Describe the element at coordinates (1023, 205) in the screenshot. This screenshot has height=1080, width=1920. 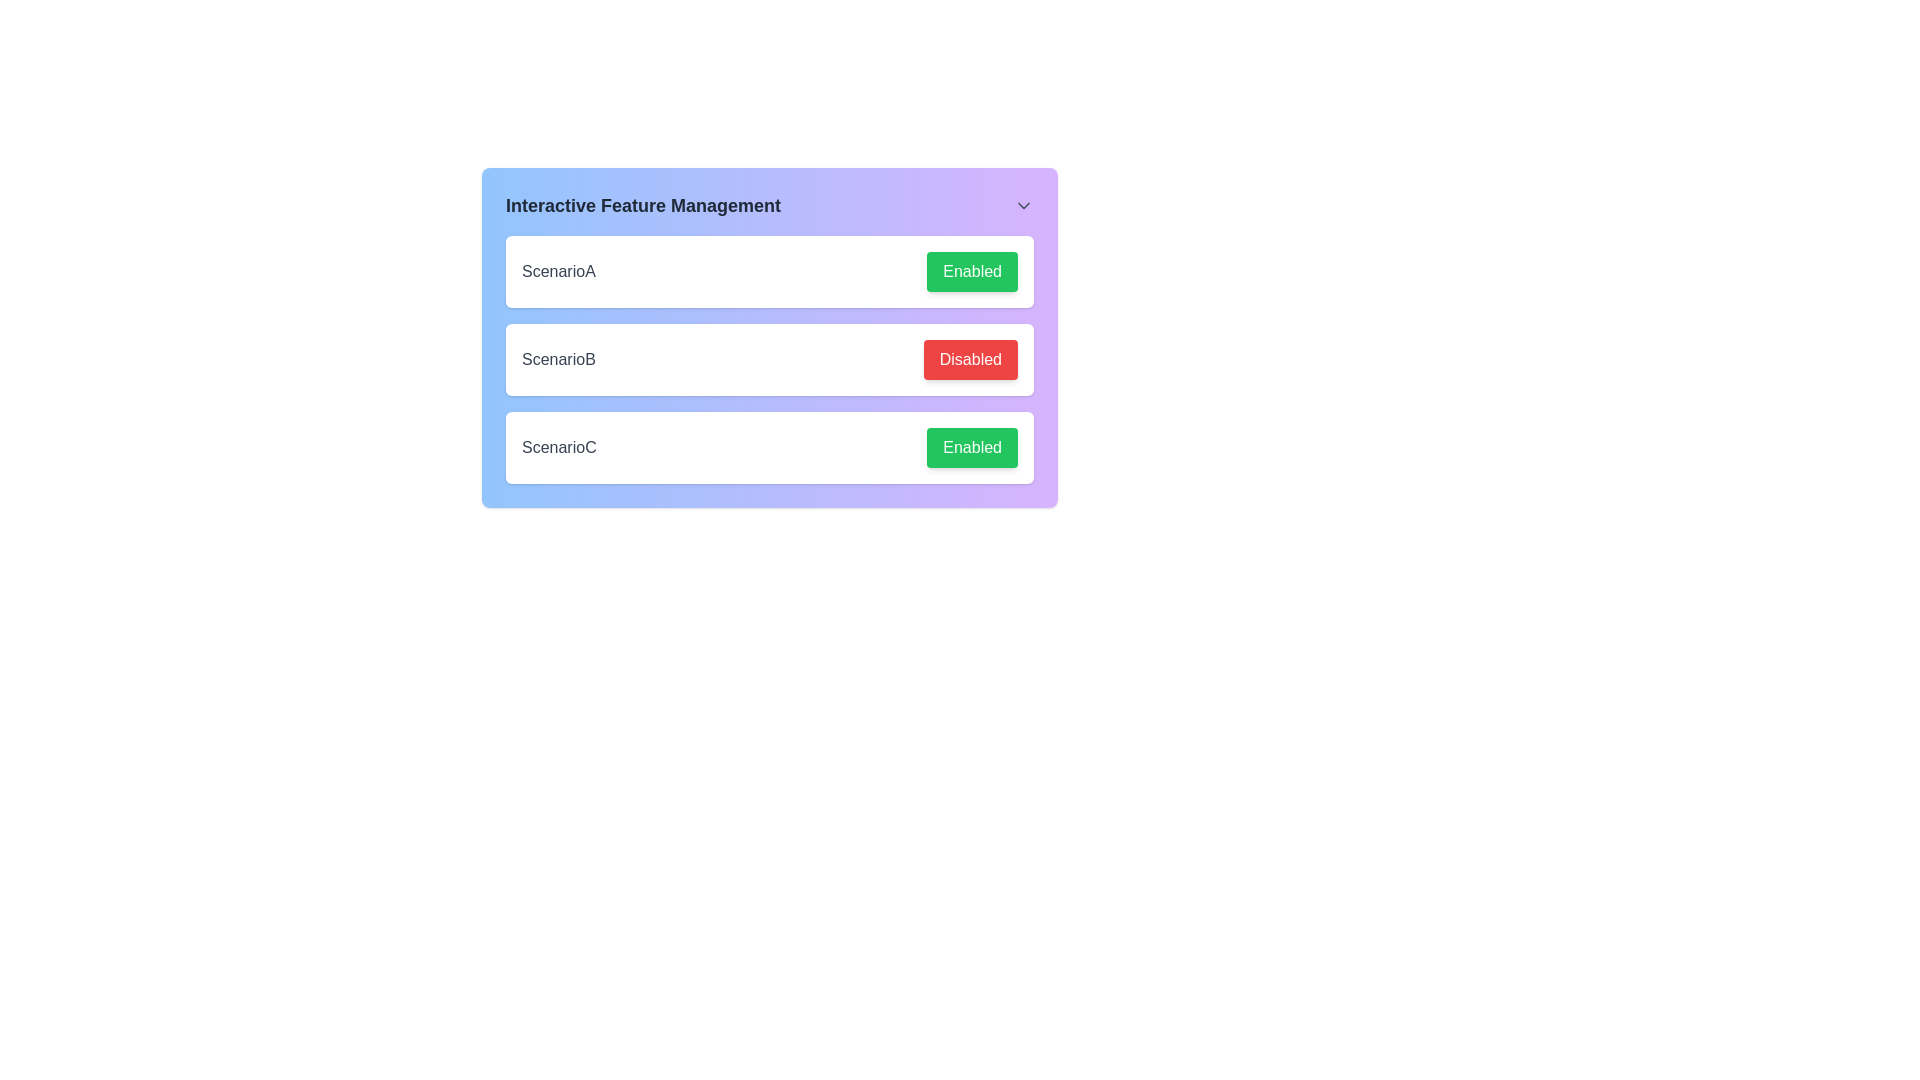
I see `the expand/collapse button to toggle the panel's expansion state` at that location.